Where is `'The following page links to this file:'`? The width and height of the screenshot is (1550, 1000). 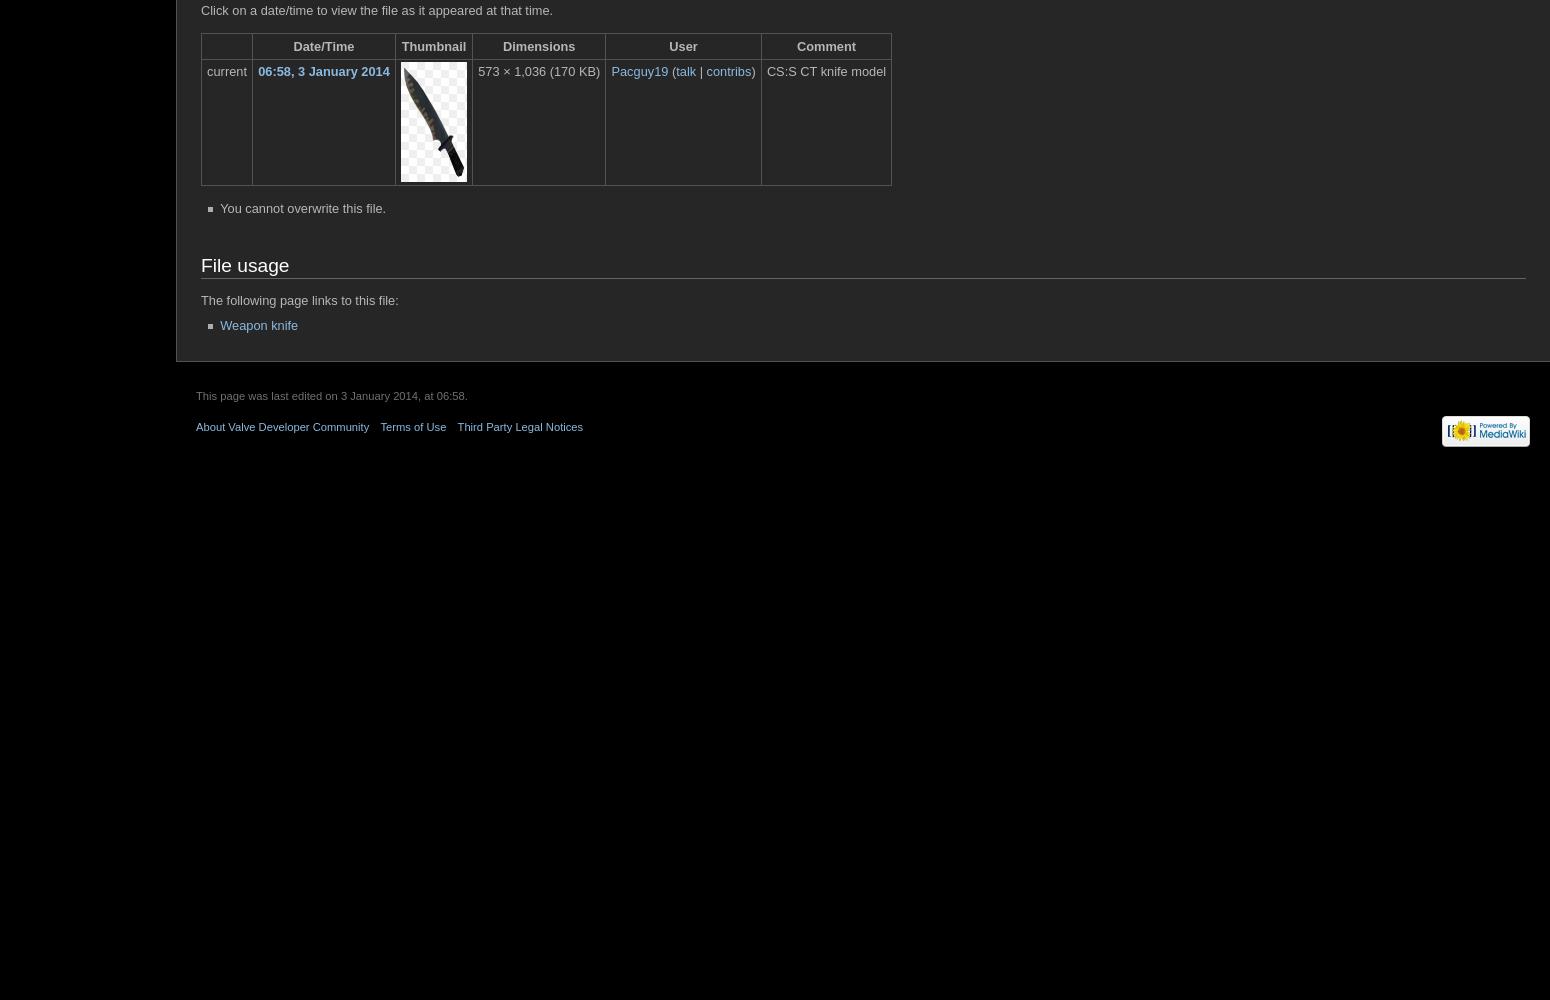
'The following page links to this file:' is located at coordinates (299, 299).